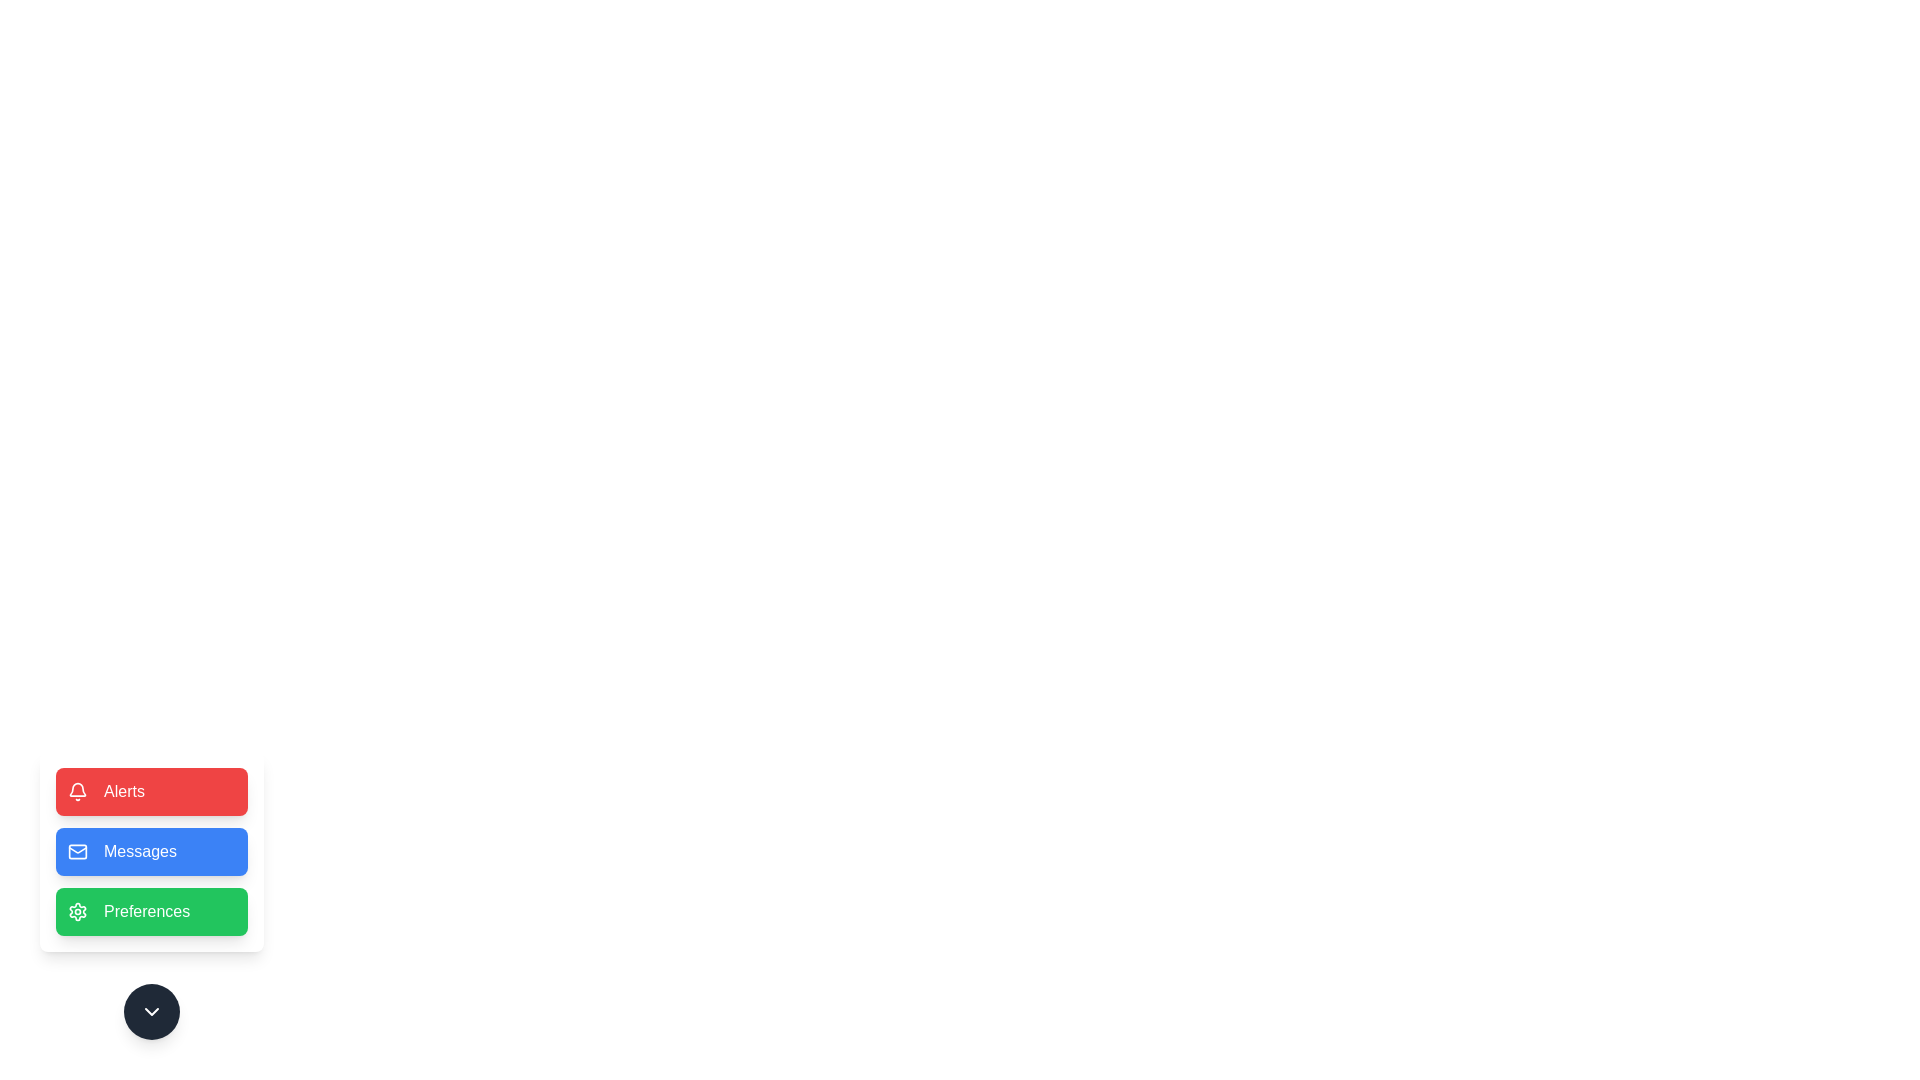 The width and height of the screenshot is (1920, 1080). What do you see at coordinates (151, 790) in the screenshot?
I see `the Alerts button to observe the hover effect` at bounding box center [151, 790].